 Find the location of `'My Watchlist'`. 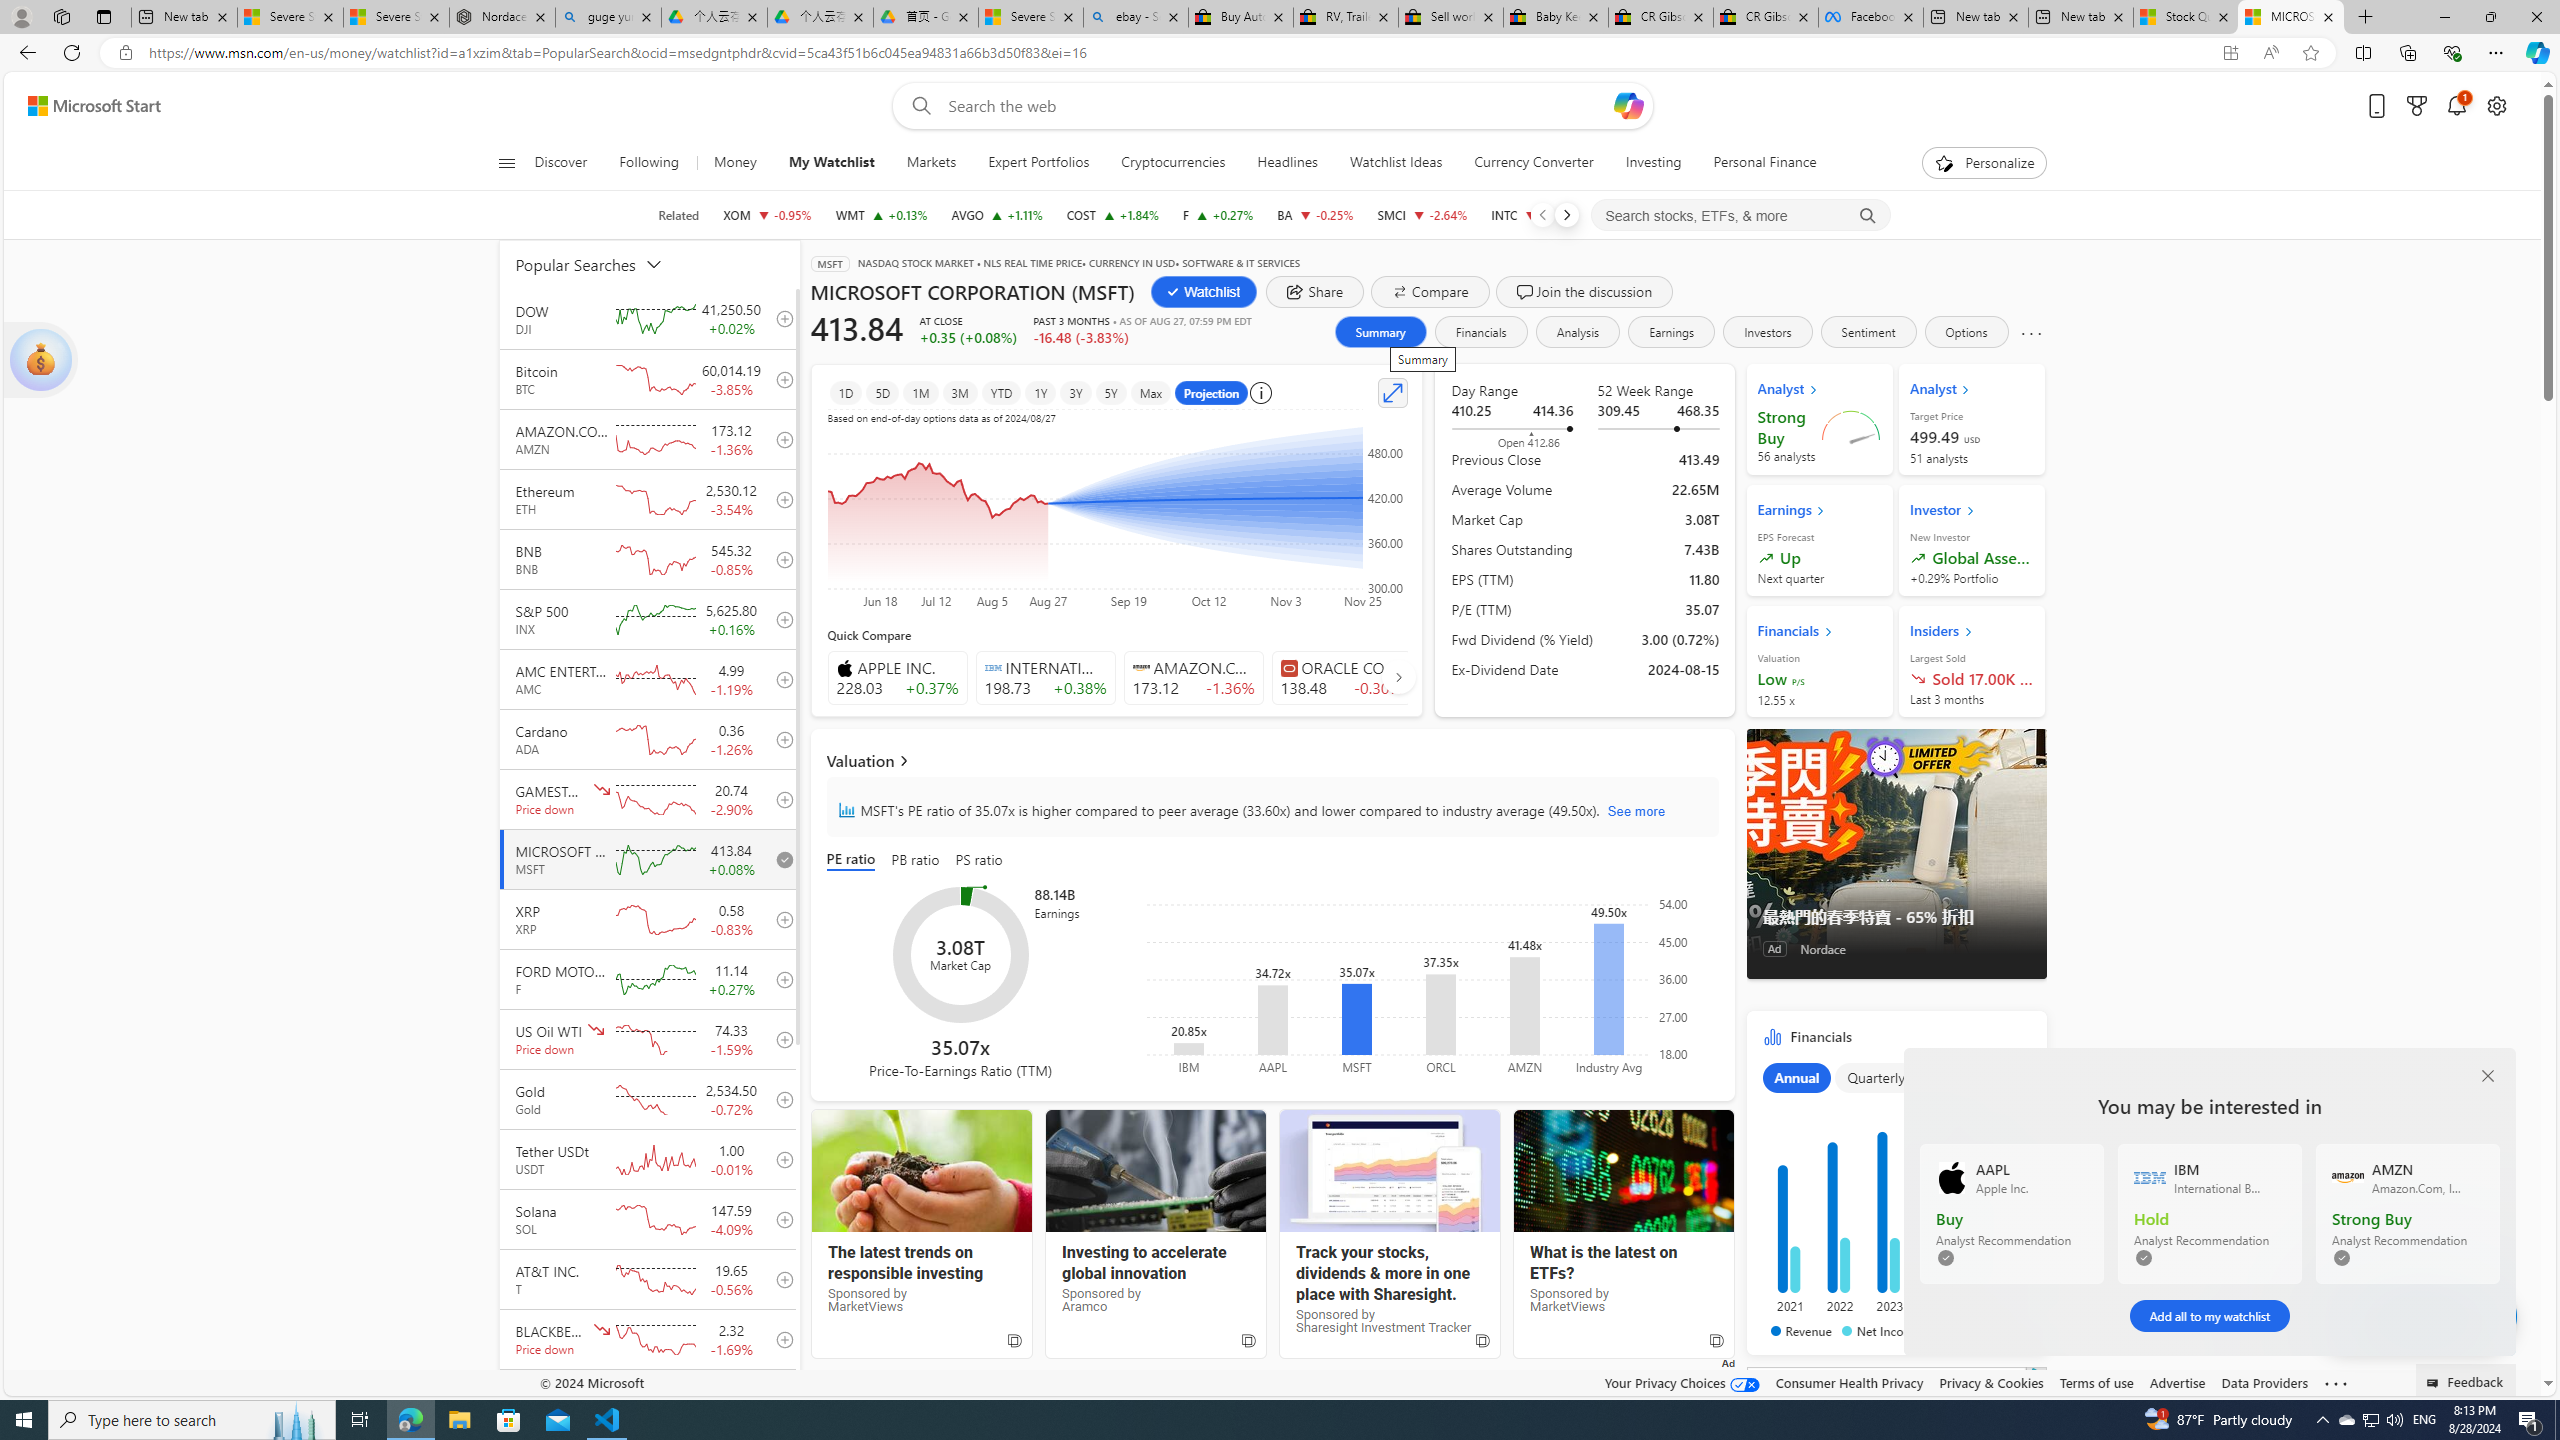

'My Watchlist' is located at coordinates (831, 162).